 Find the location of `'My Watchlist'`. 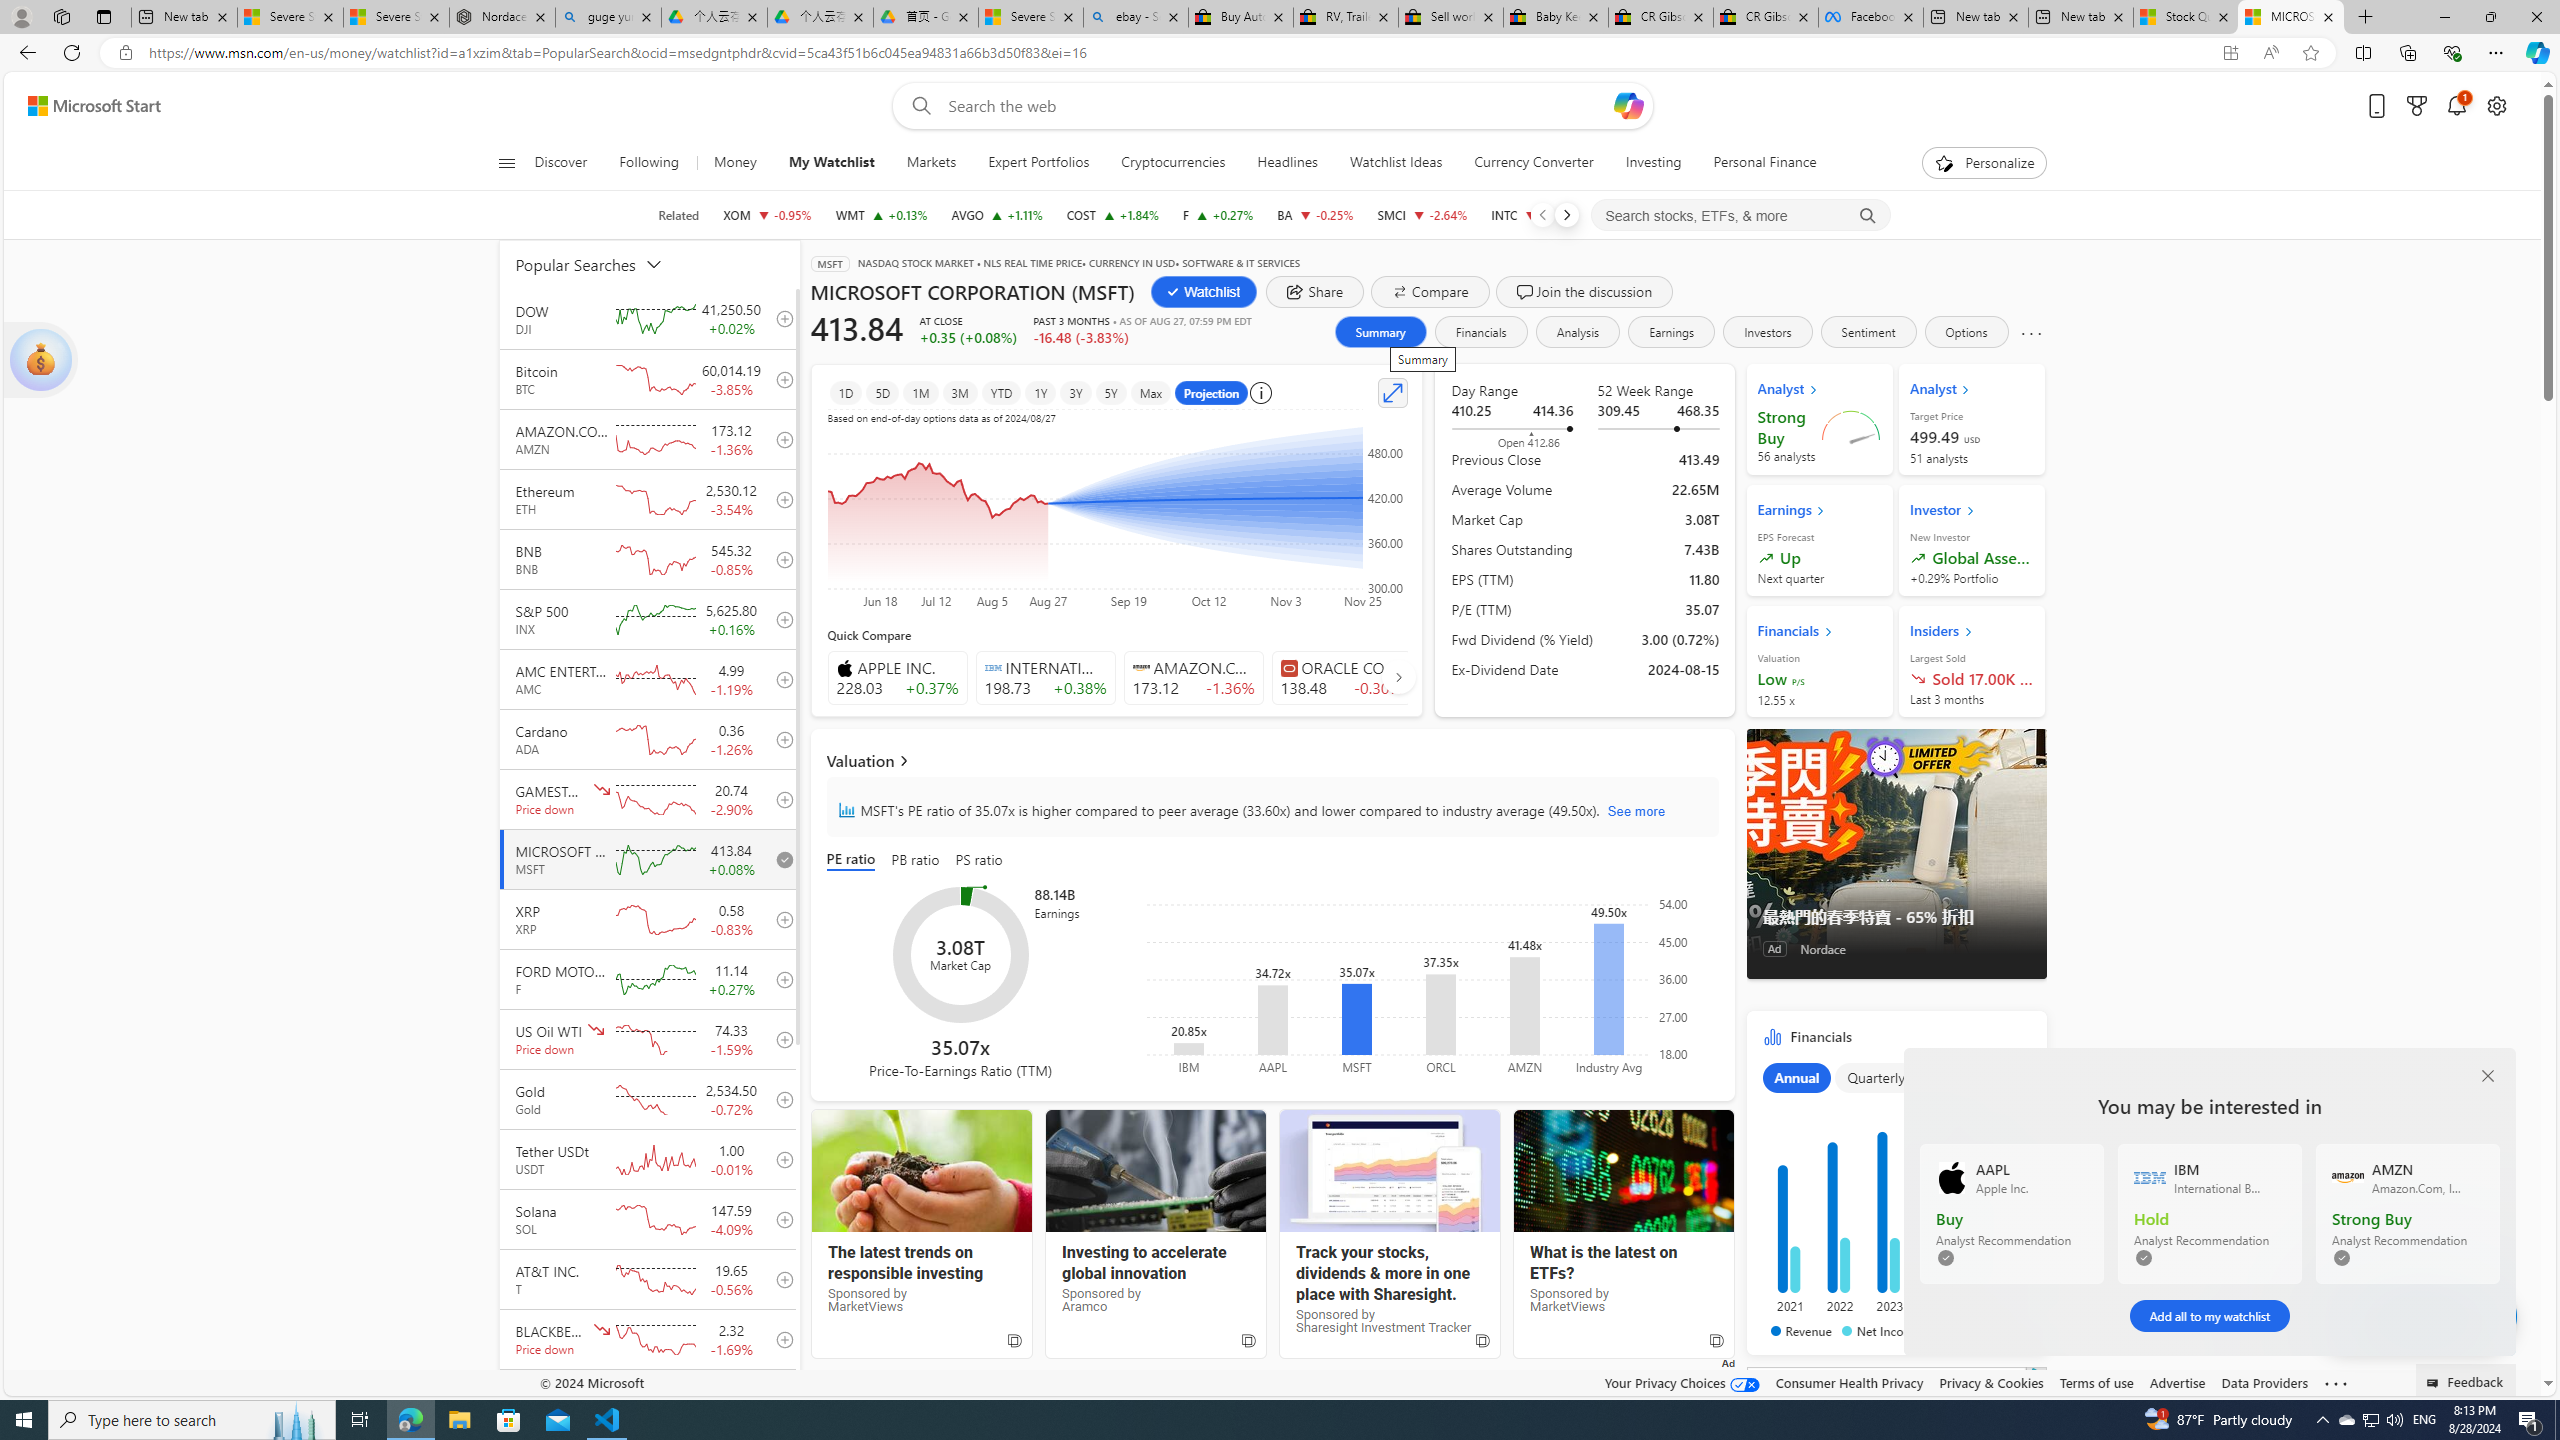

'My Watchlist' is located at coordinates (831, 162).